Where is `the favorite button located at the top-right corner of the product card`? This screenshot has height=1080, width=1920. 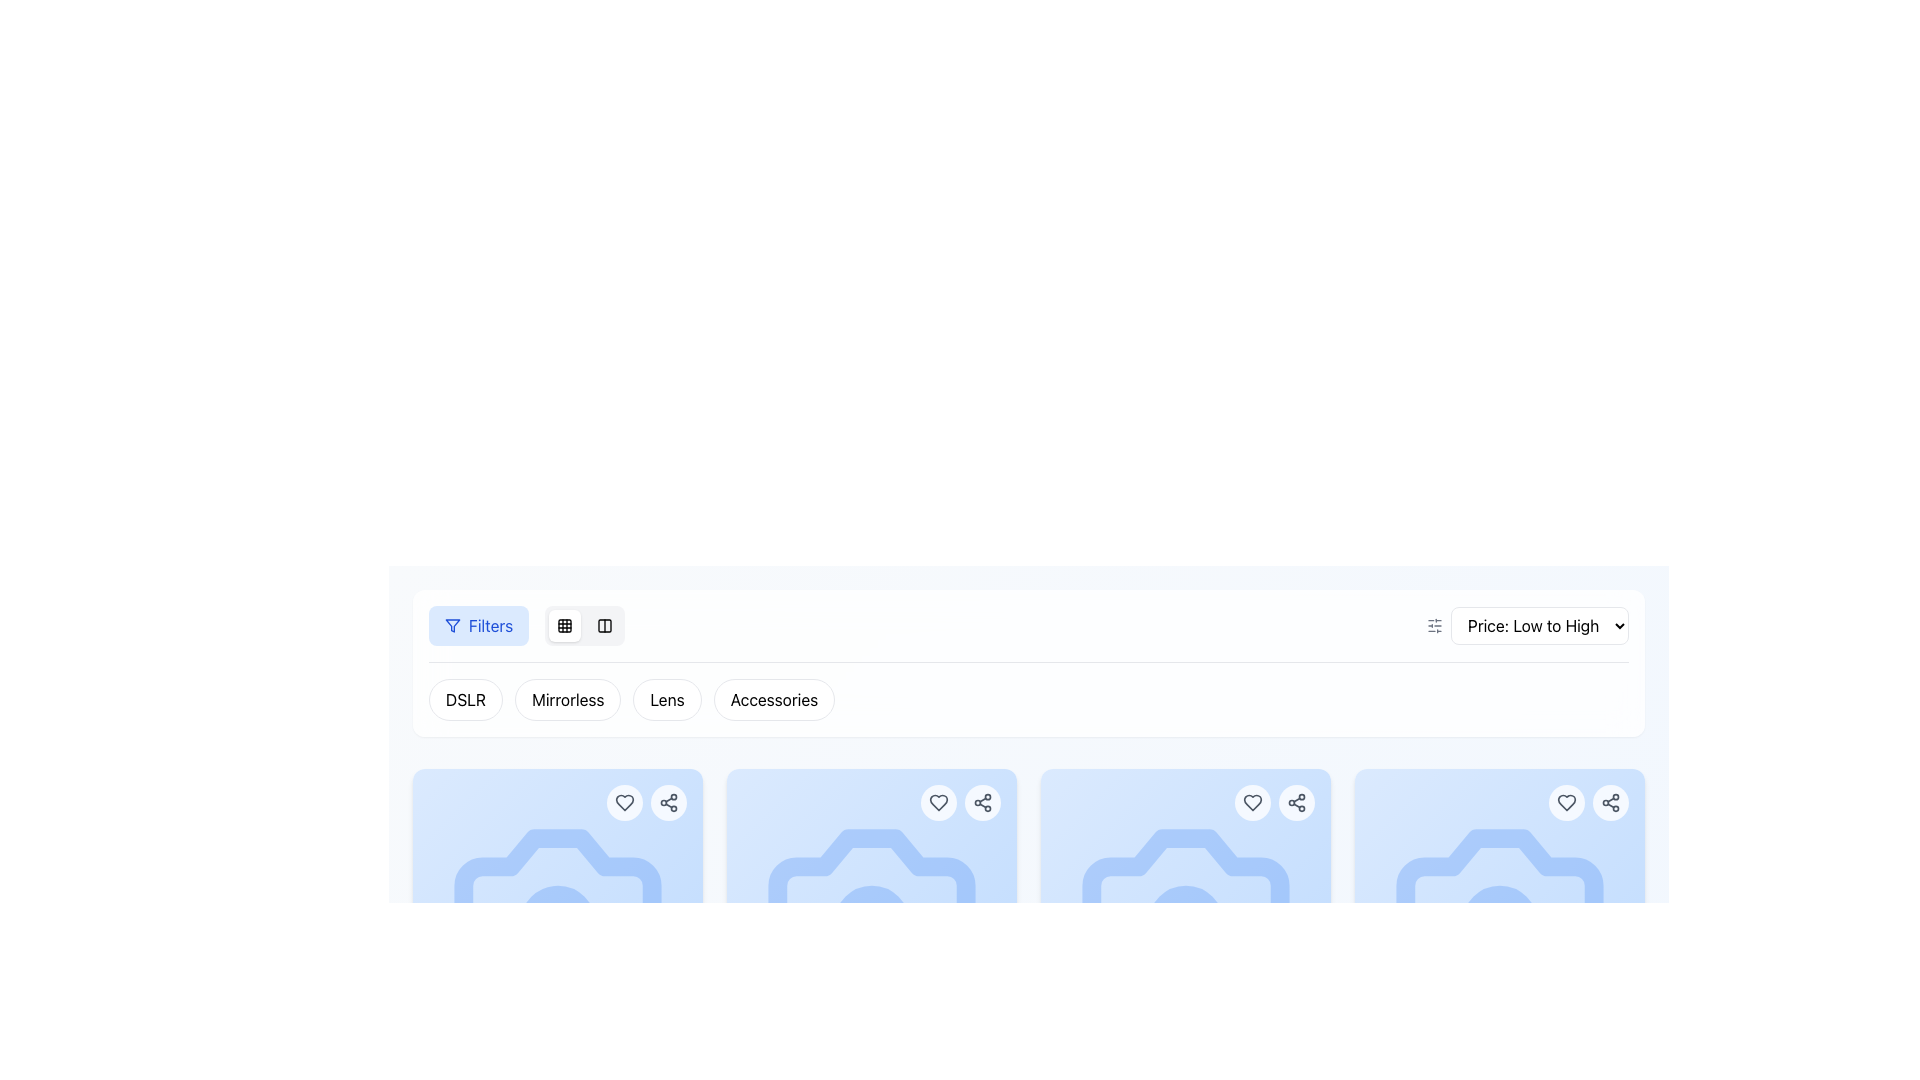 the favorite button located at the top-right corner of the product card is located at coordinates (938, 801).